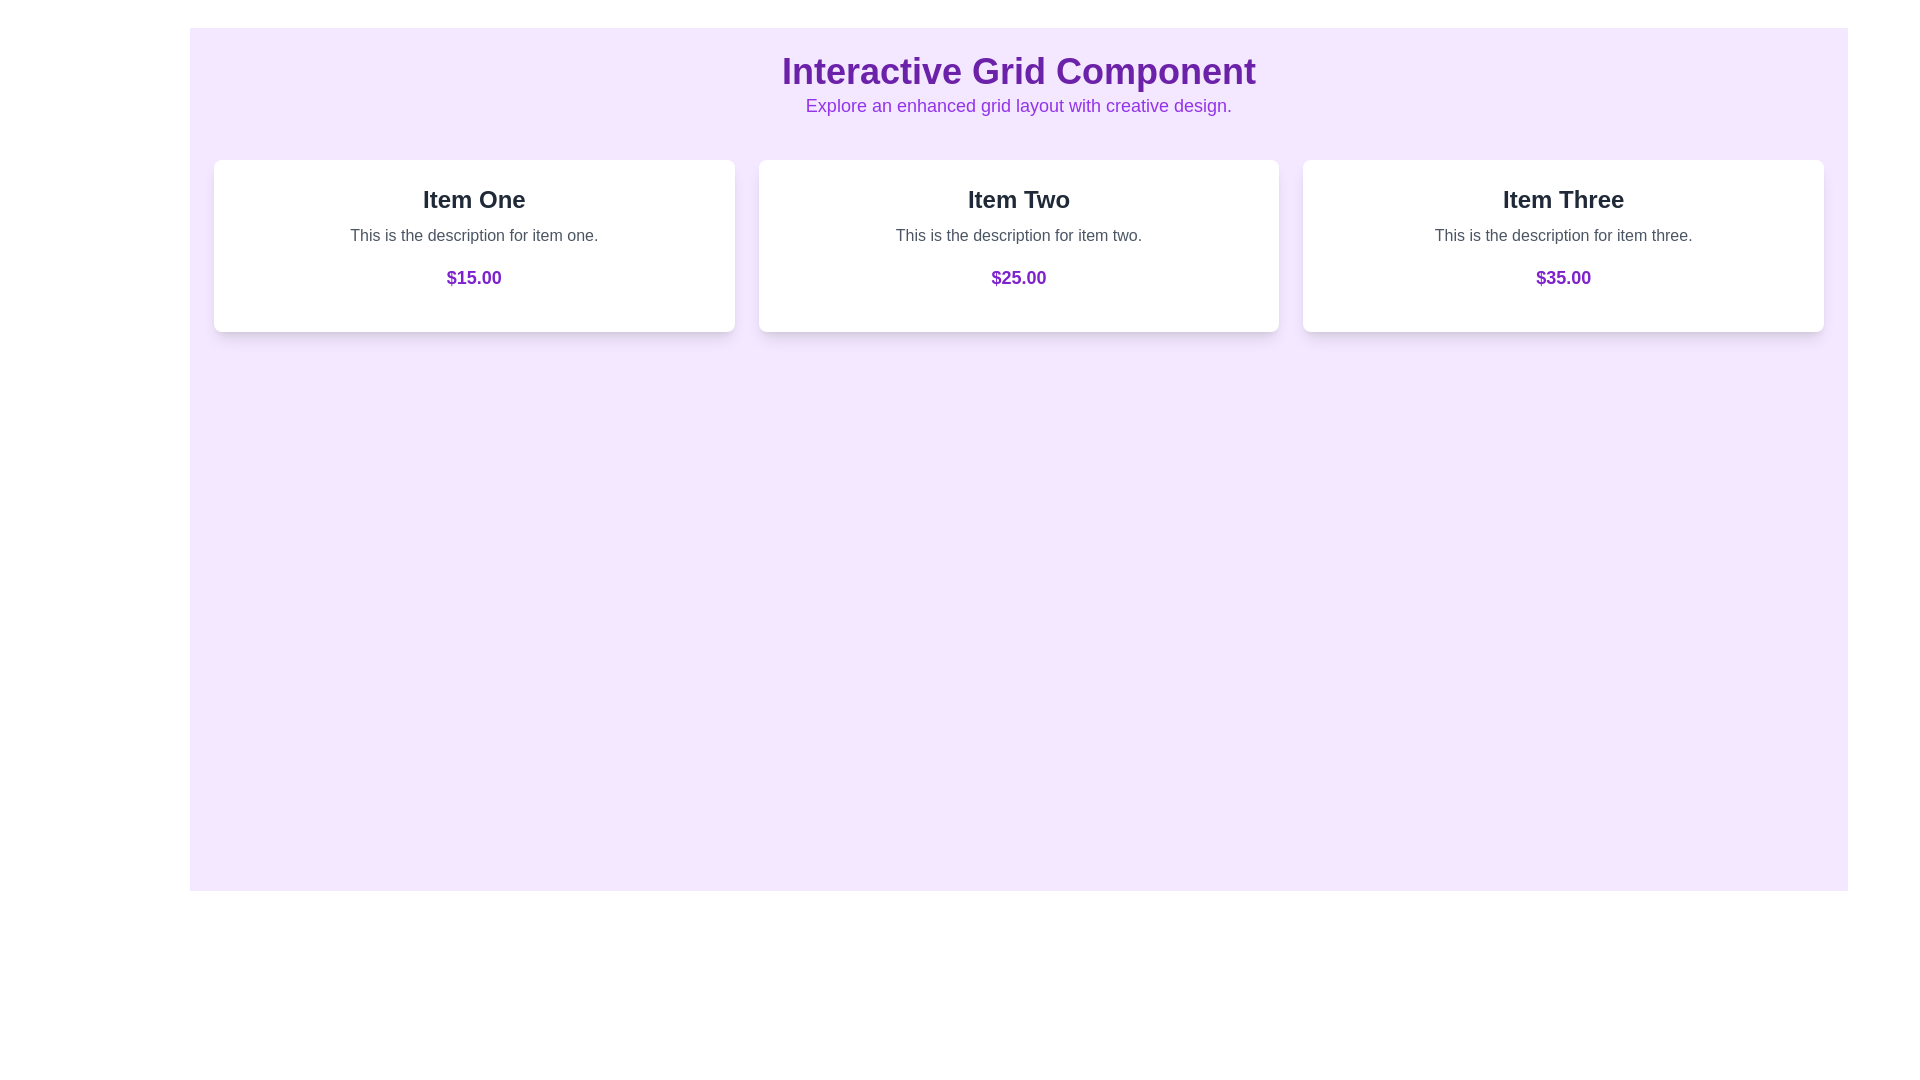  What do you see at coordinates (1018, 71) in the screenshot?
I see `the prominent heading styled with large, bold text in a purple hue that contains the text 'Interactive Grid Component', located at the top of the interface` at bounding box center [1018, 71].